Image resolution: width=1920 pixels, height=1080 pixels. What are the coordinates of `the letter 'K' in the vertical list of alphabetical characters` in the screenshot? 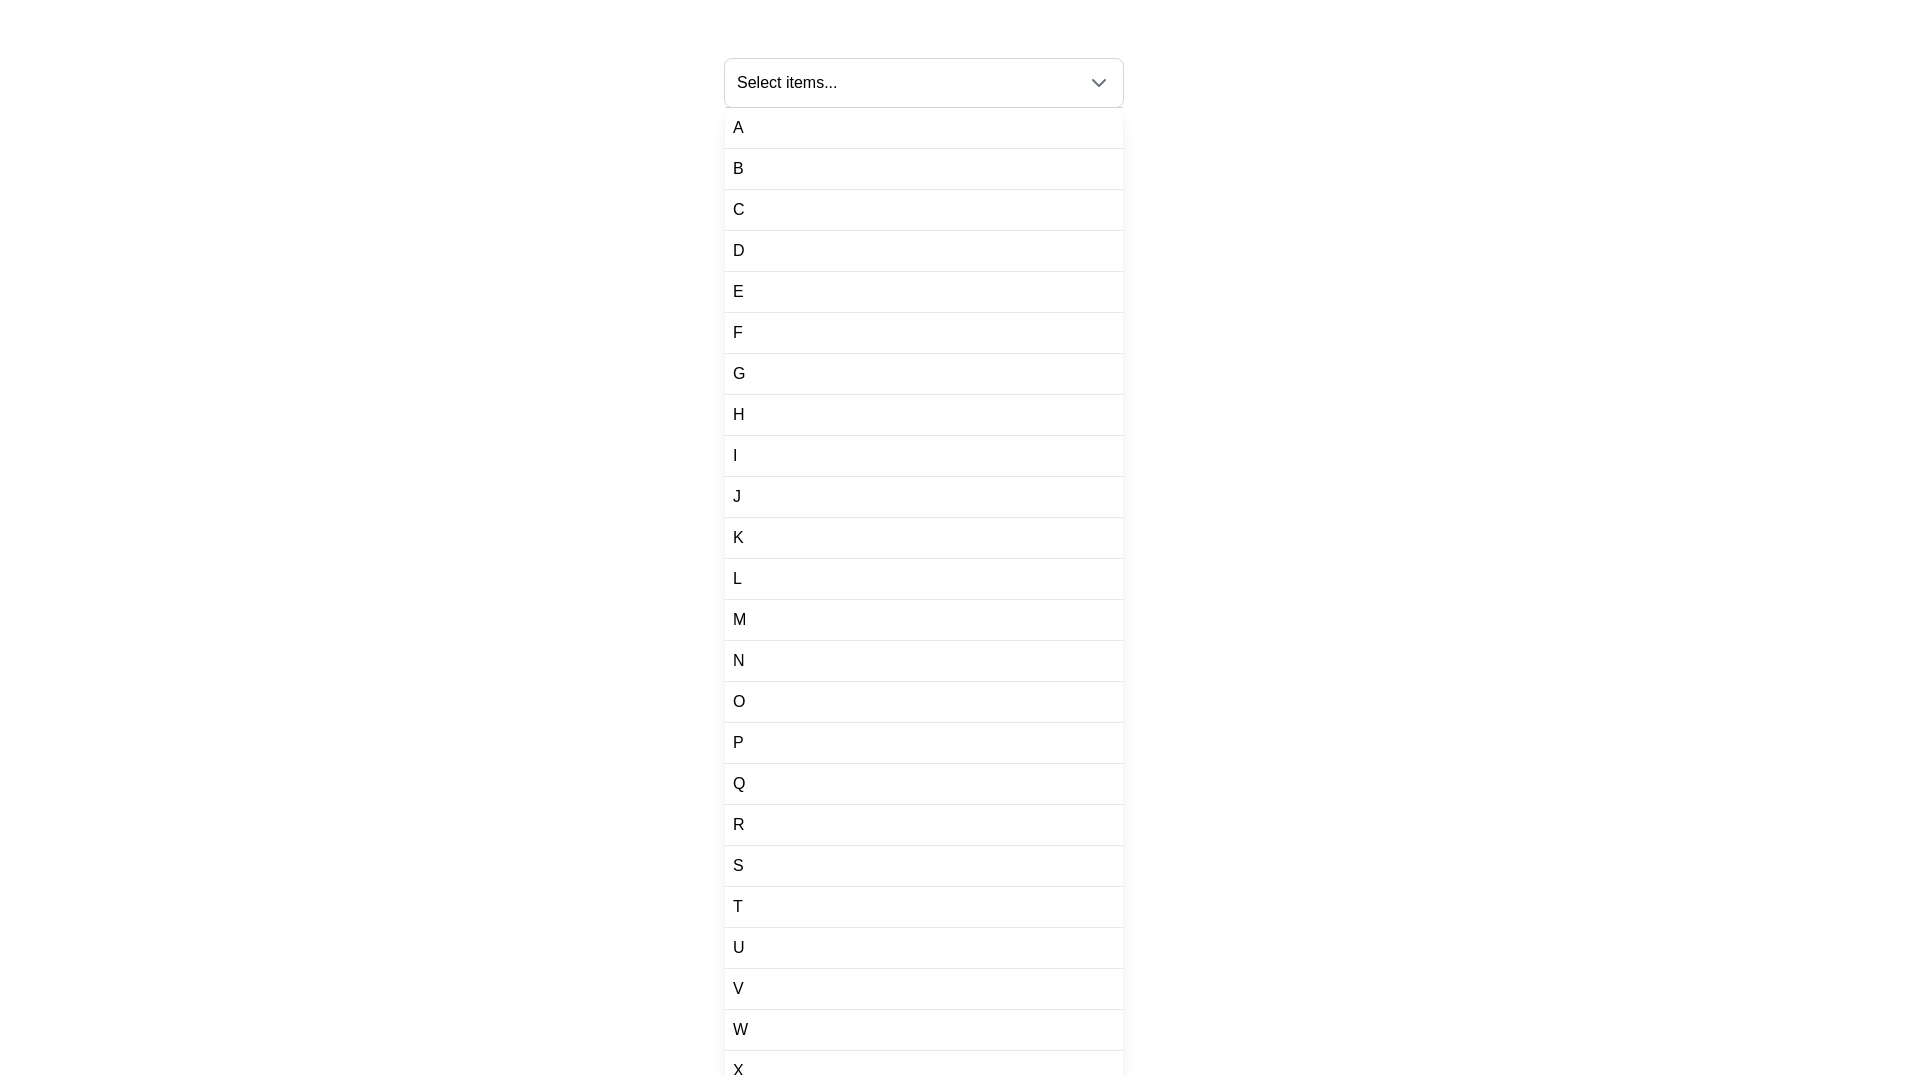 It's located at (737, 536).